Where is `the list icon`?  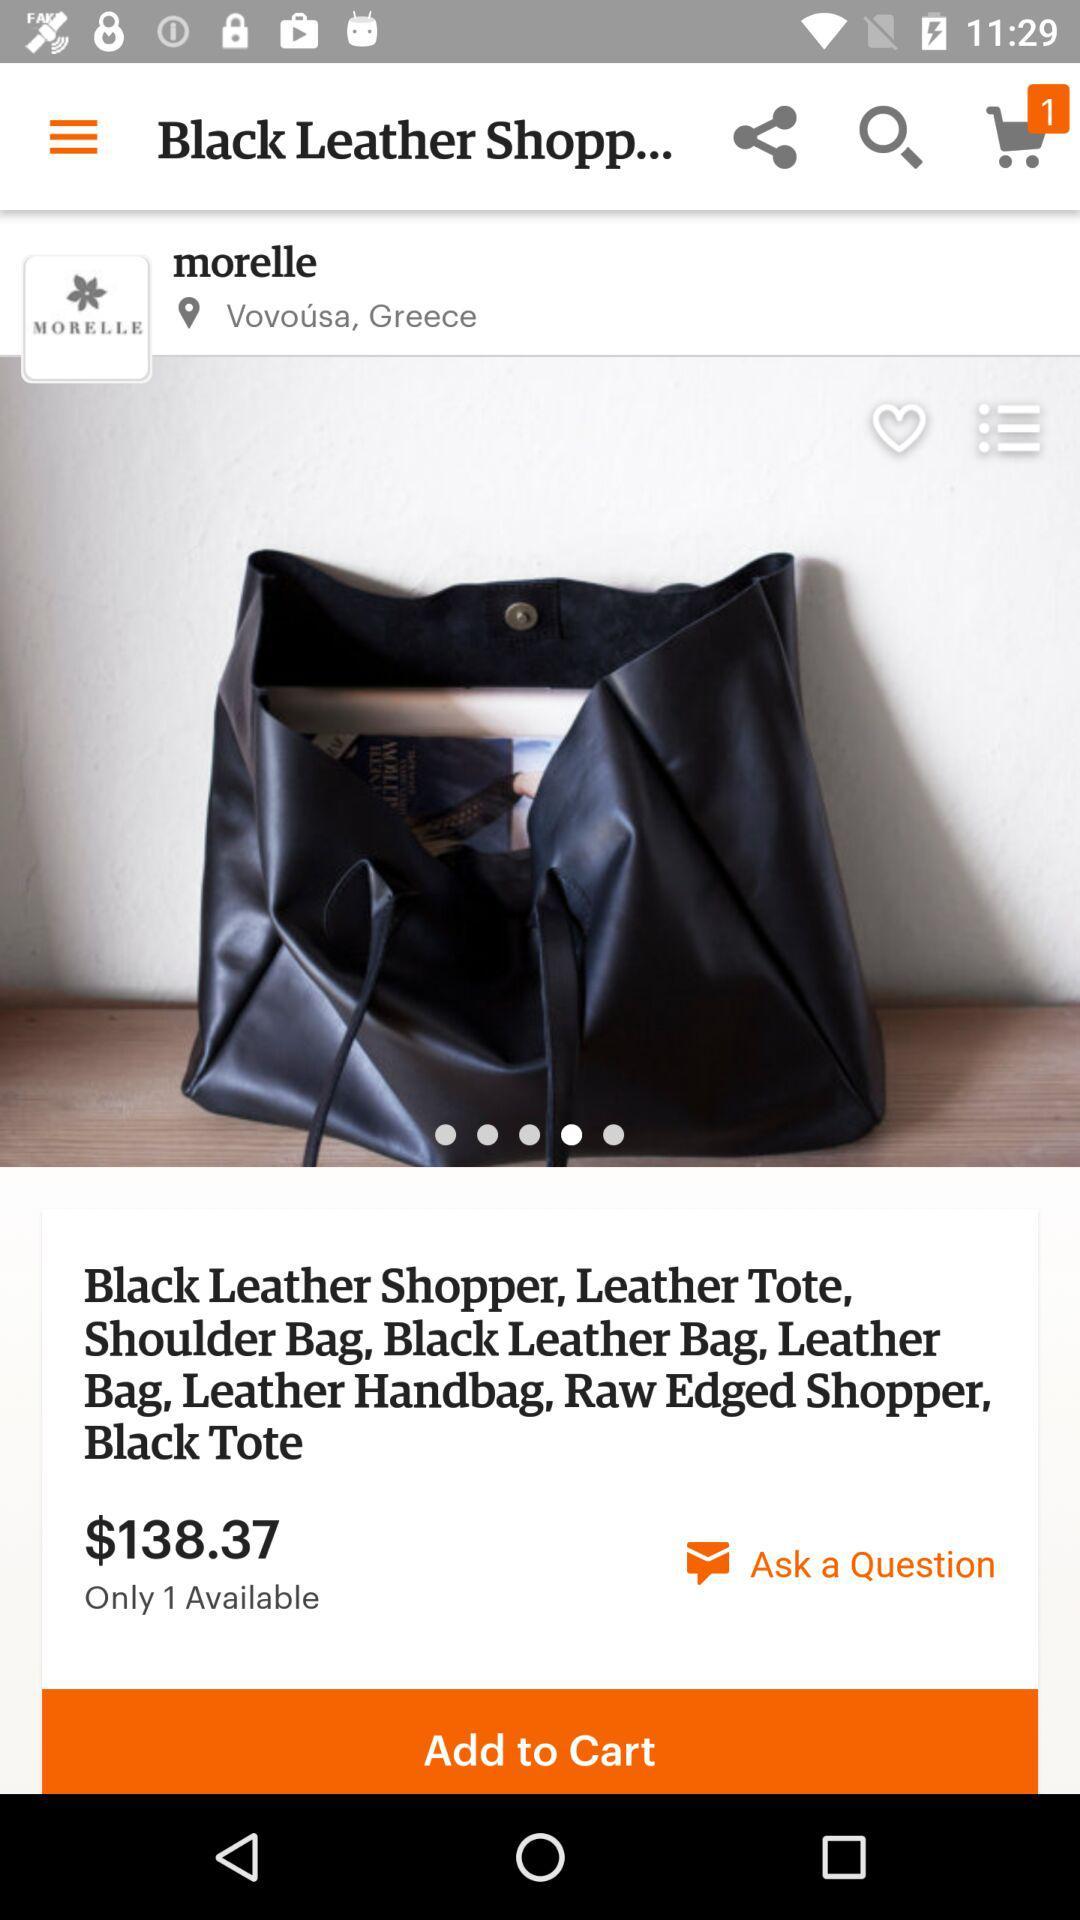 the list icon is located at coordinates (1009, 426).